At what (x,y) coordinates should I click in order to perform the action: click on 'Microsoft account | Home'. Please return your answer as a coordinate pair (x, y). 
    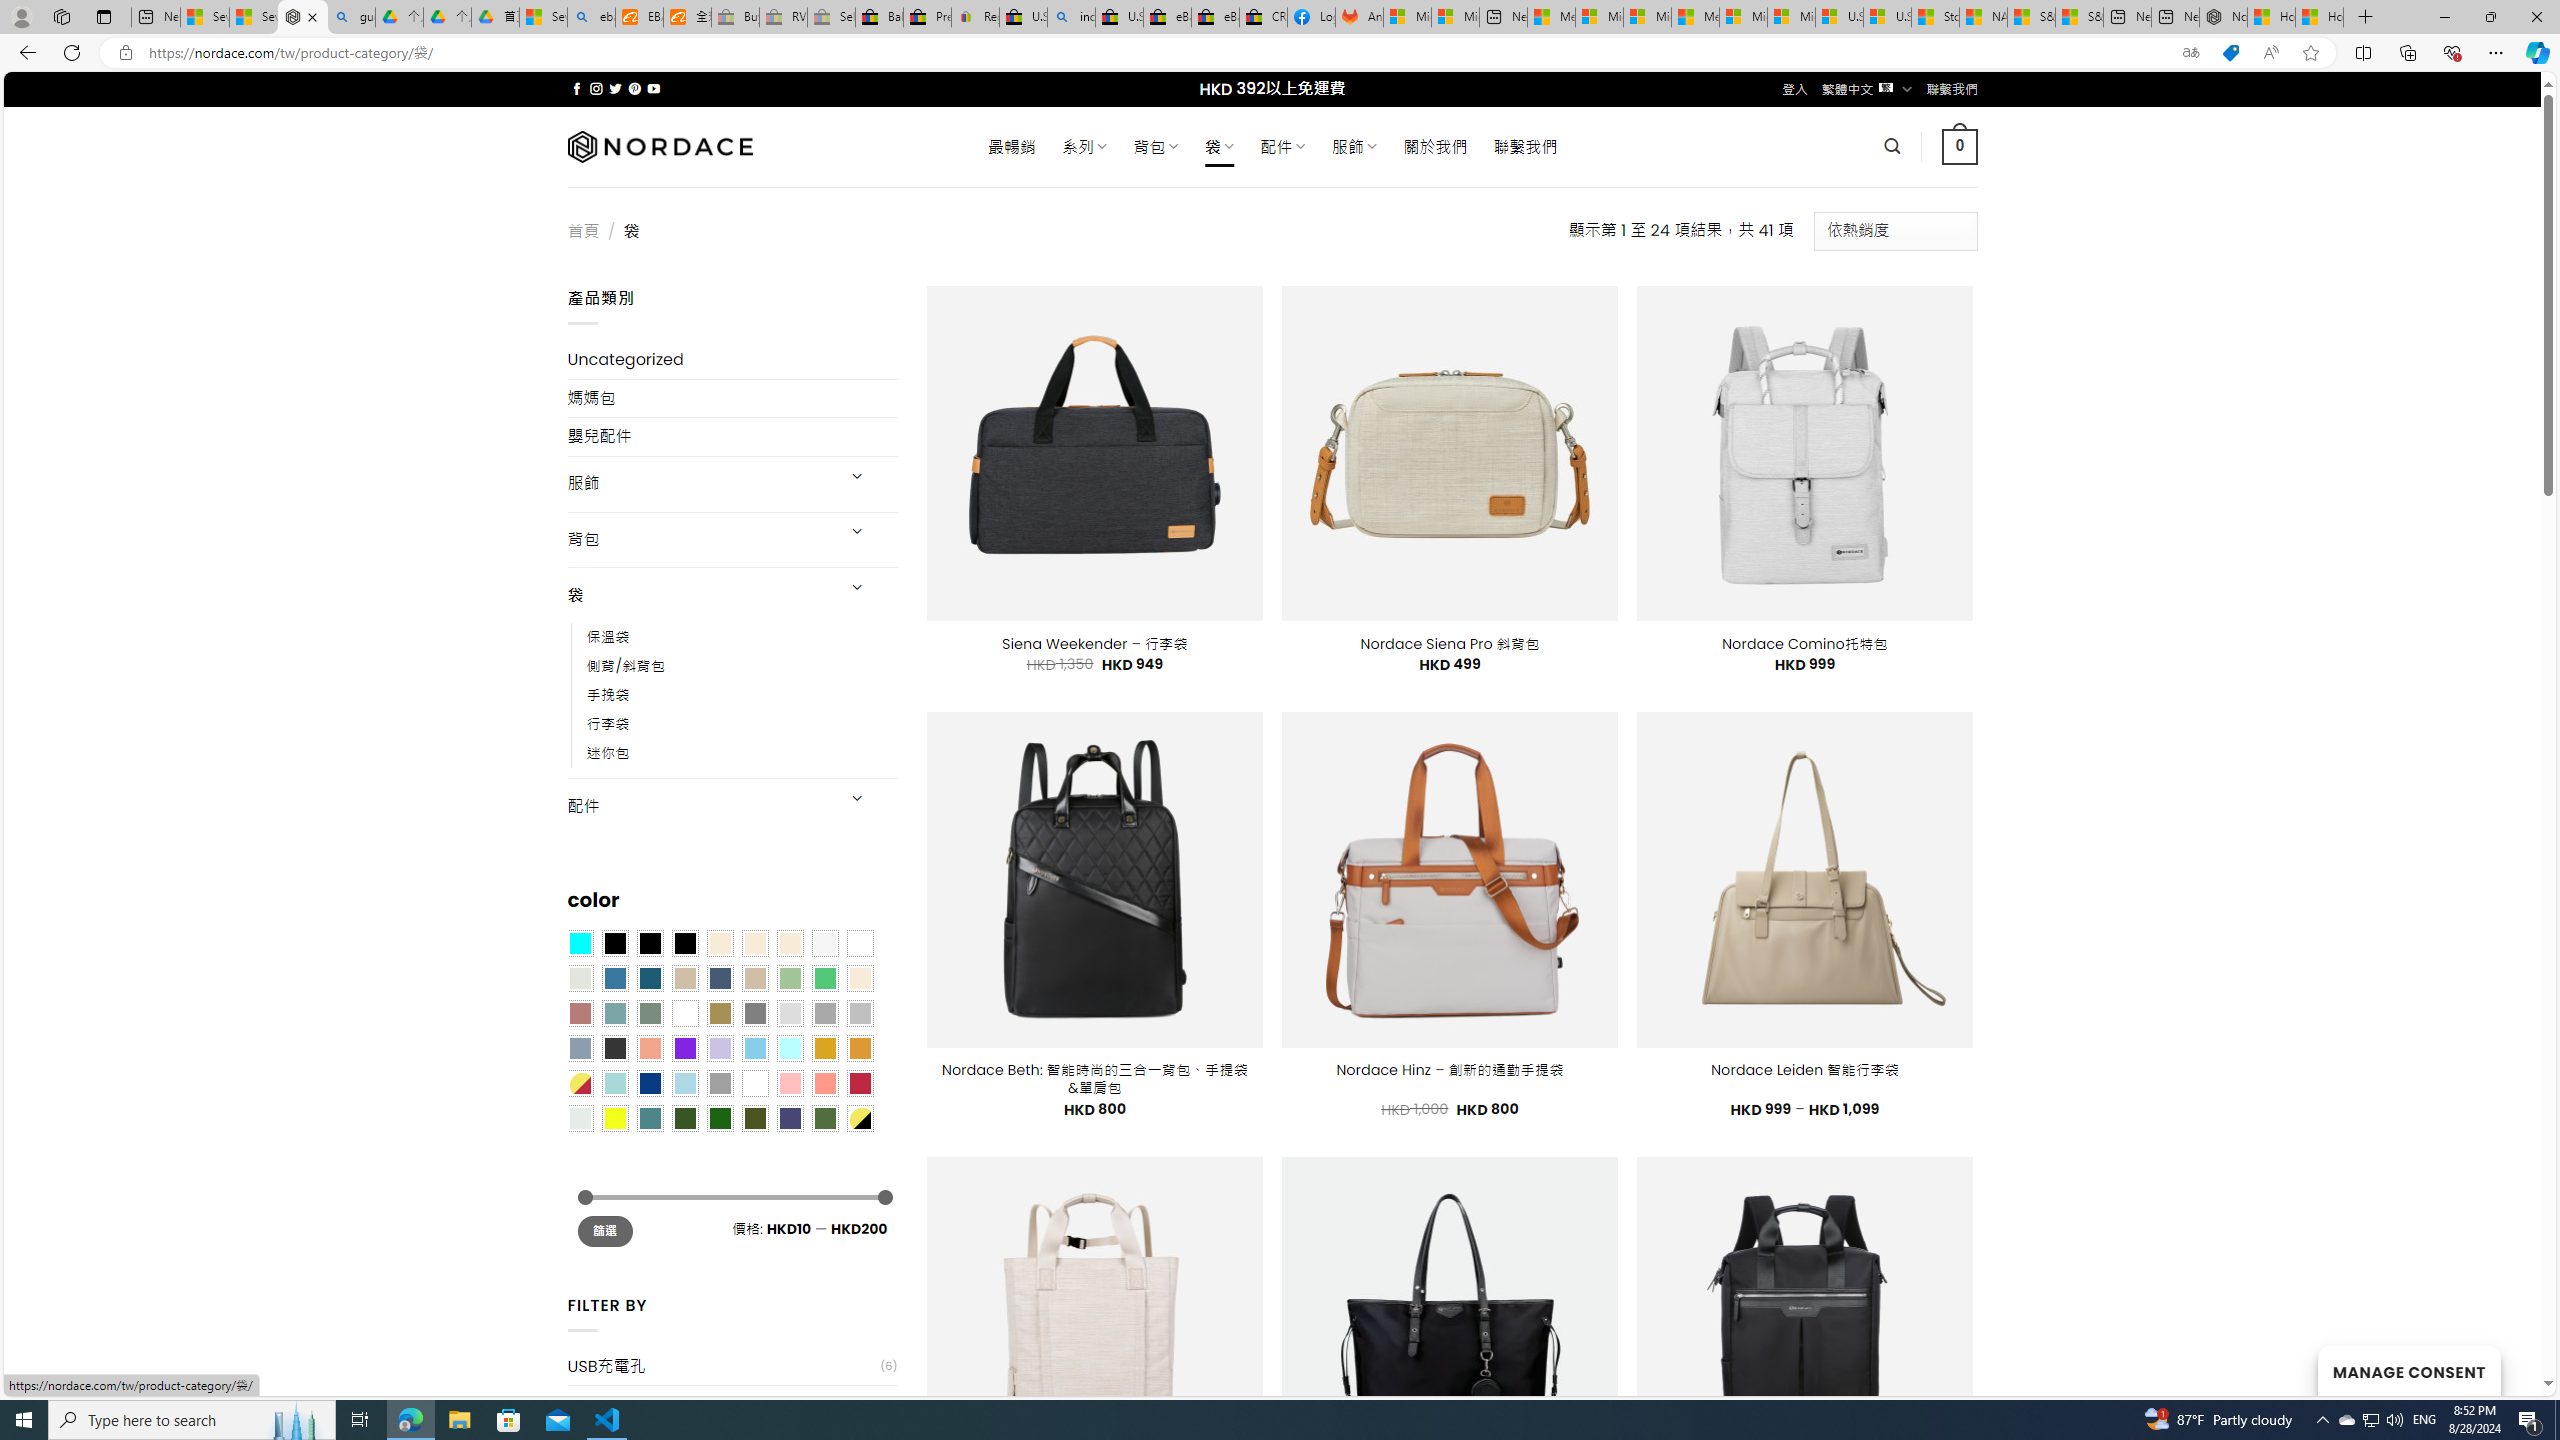
    Looking at the image, I should click on (1646, 16).